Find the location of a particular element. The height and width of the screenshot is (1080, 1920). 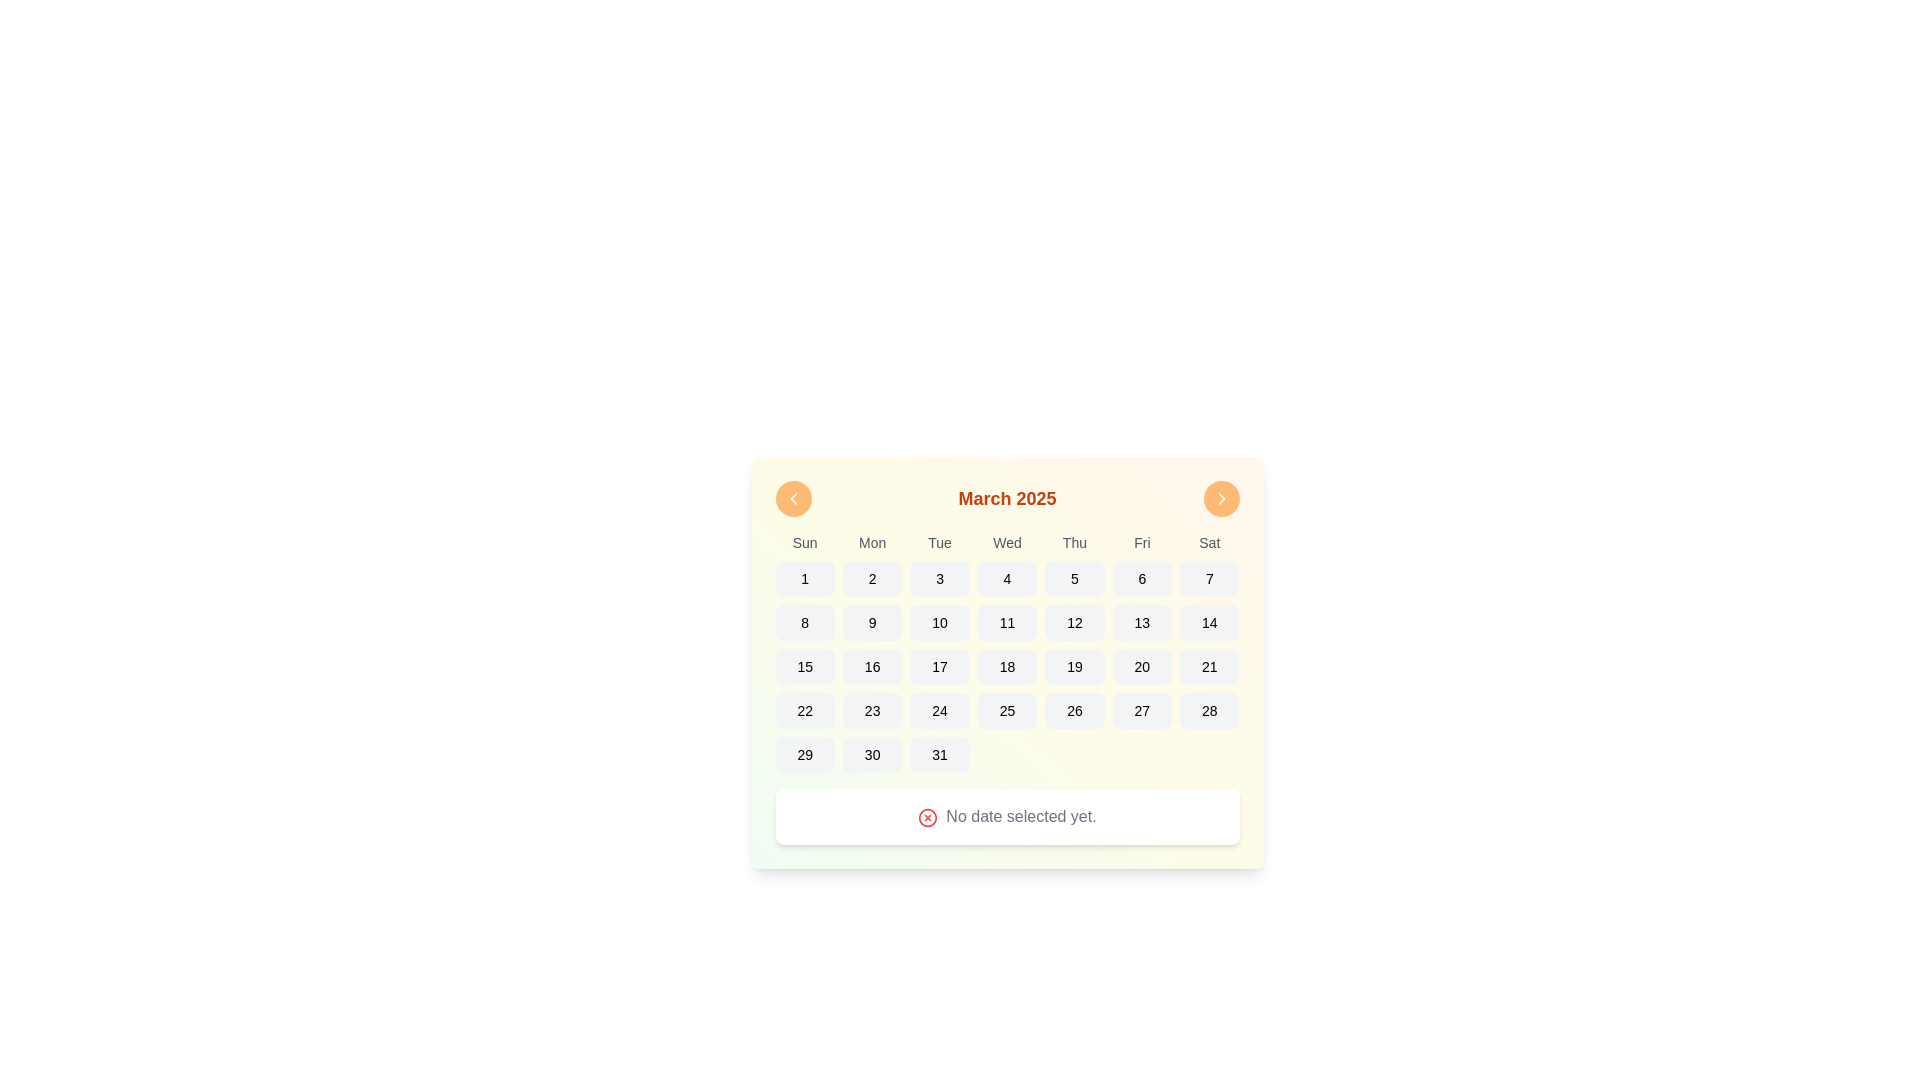

the interactive button representing the 23rd day on the calendar is located at coordinates (872, 709).